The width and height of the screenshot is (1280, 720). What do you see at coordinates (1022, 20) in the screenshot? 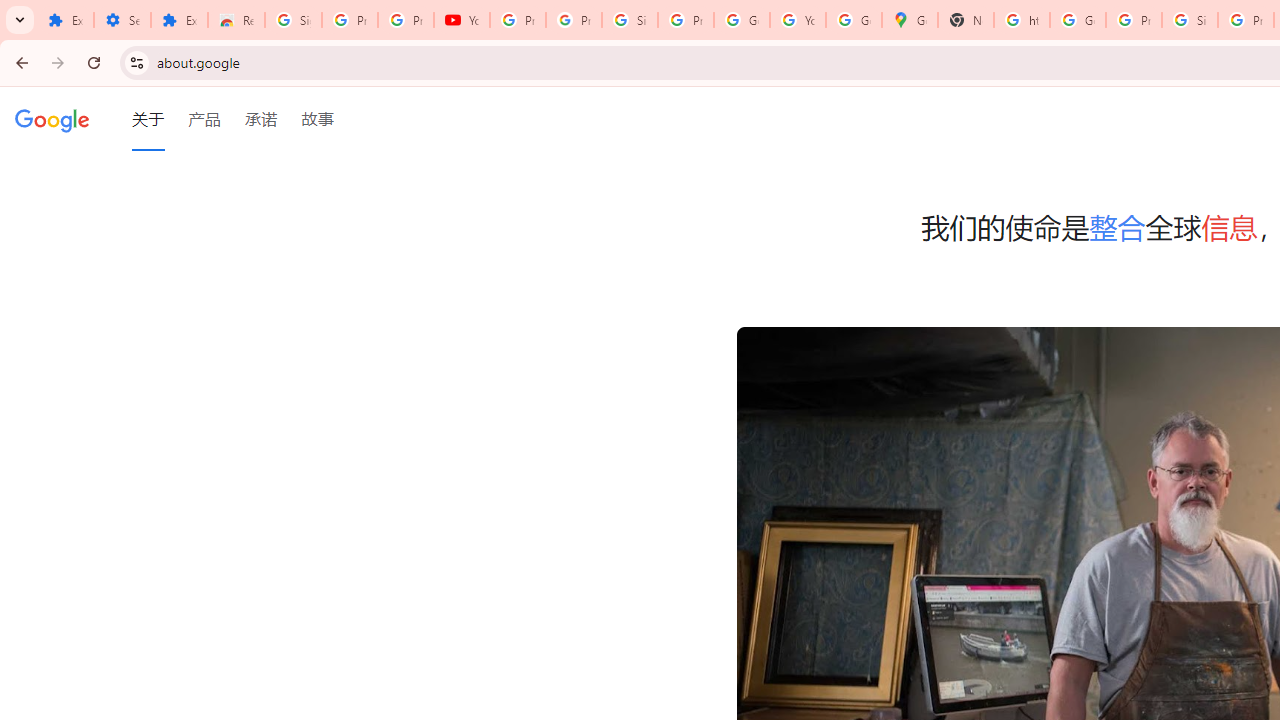
I see `'https://scholar.google.com/'` at bounding box center [1022, 20].